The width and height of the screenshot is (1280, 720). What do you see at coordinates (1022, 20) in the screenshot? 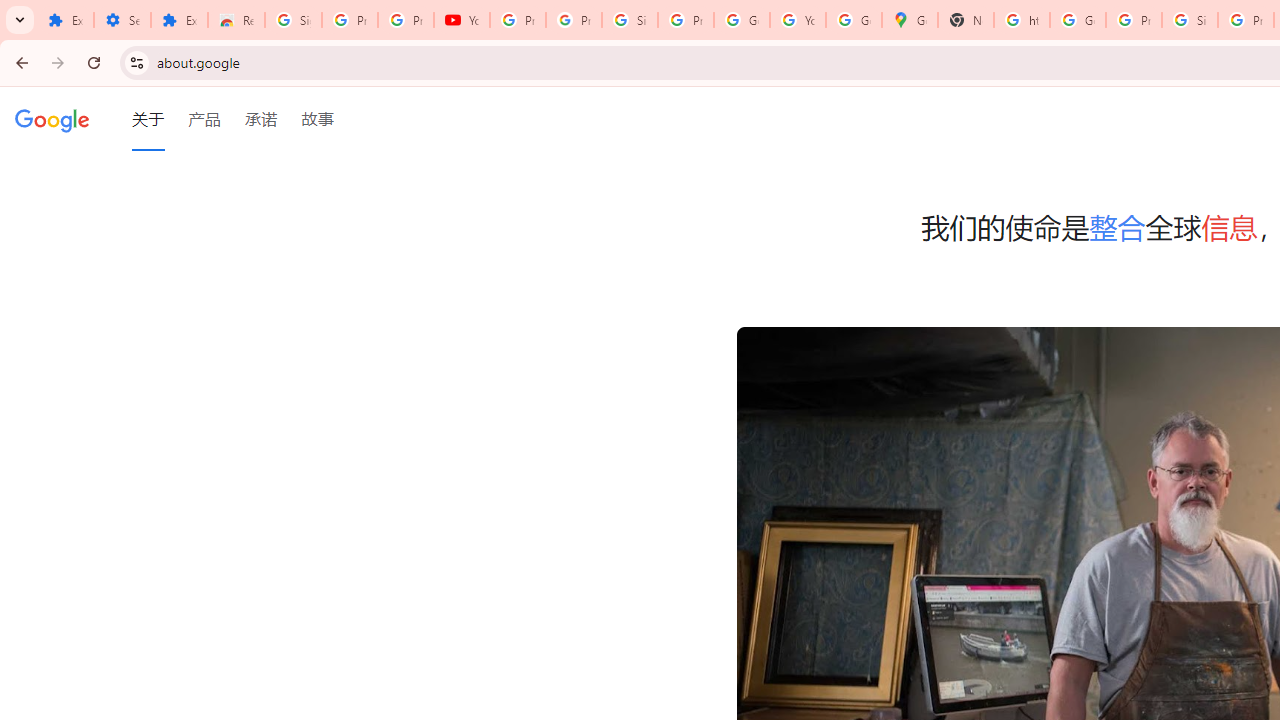
I see `'https://scholar.google.com/'` at bounding box center [1022, 20].